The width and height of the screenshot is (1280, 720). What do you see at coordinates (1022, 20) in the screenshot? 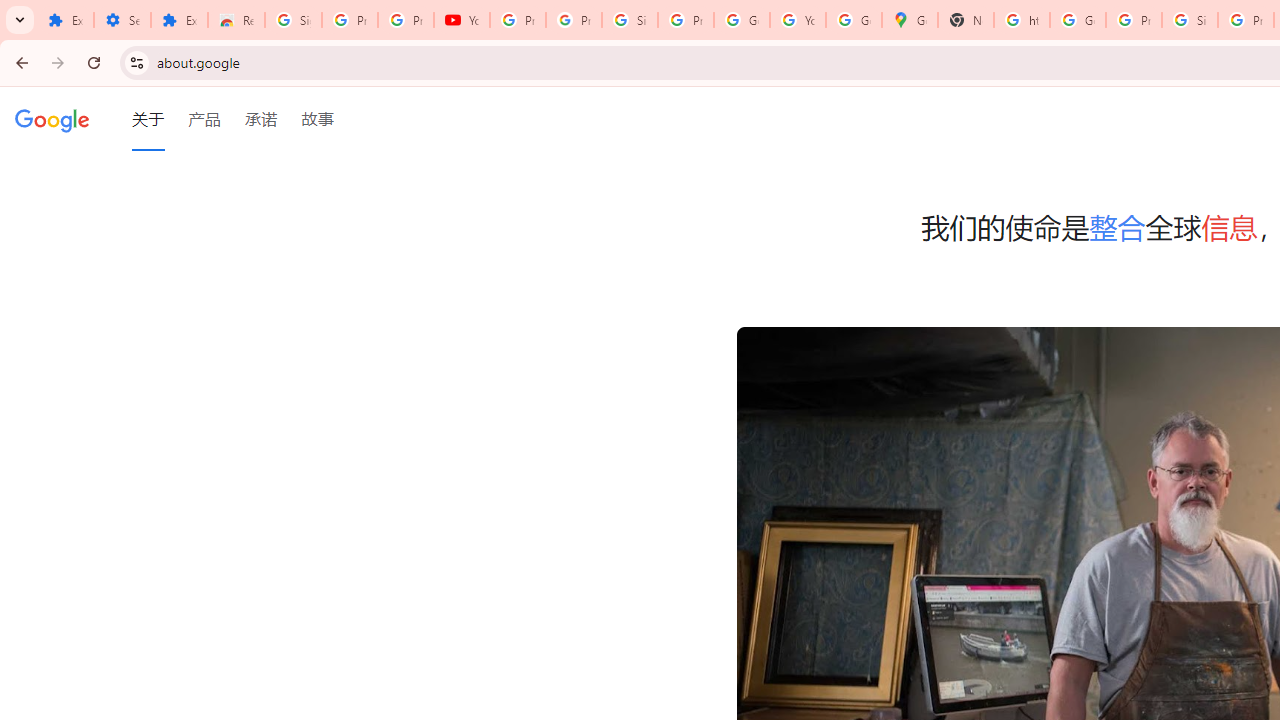
I see `'https://scholar.google.com/'` at bounding box center [1022, 20].